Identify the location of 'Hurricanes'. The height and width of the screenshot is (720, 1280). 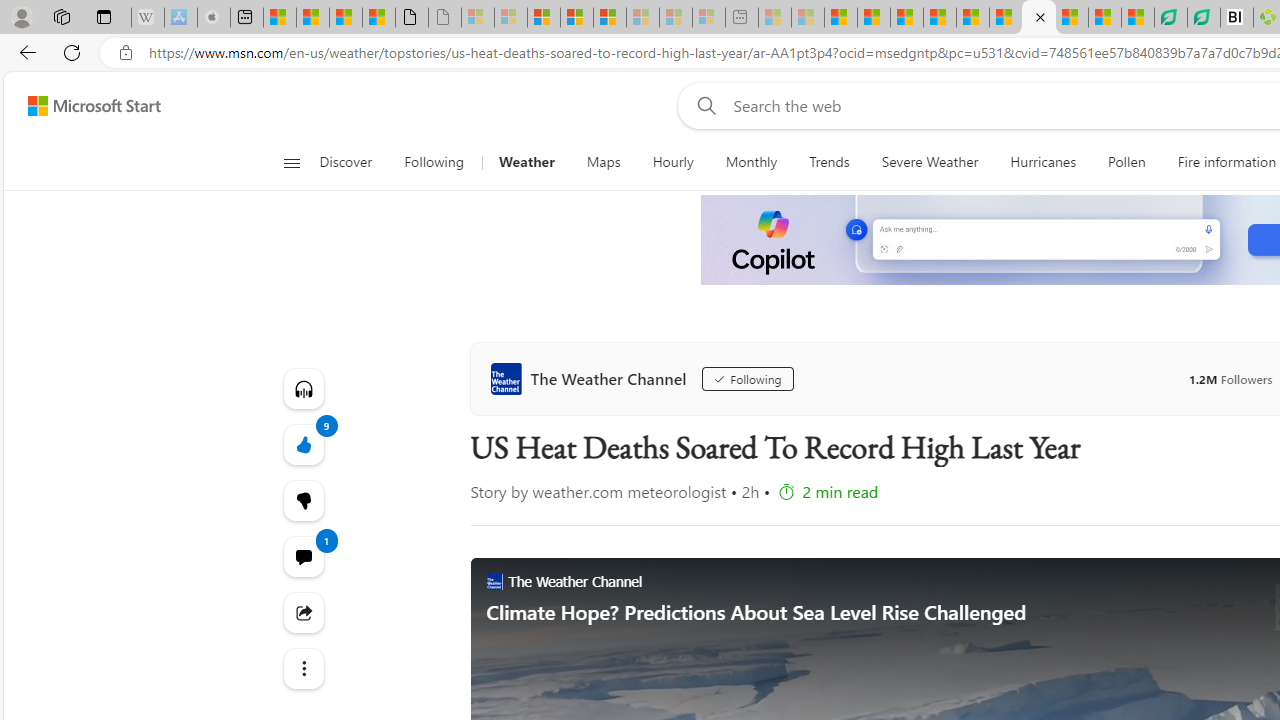
(1042, 162).